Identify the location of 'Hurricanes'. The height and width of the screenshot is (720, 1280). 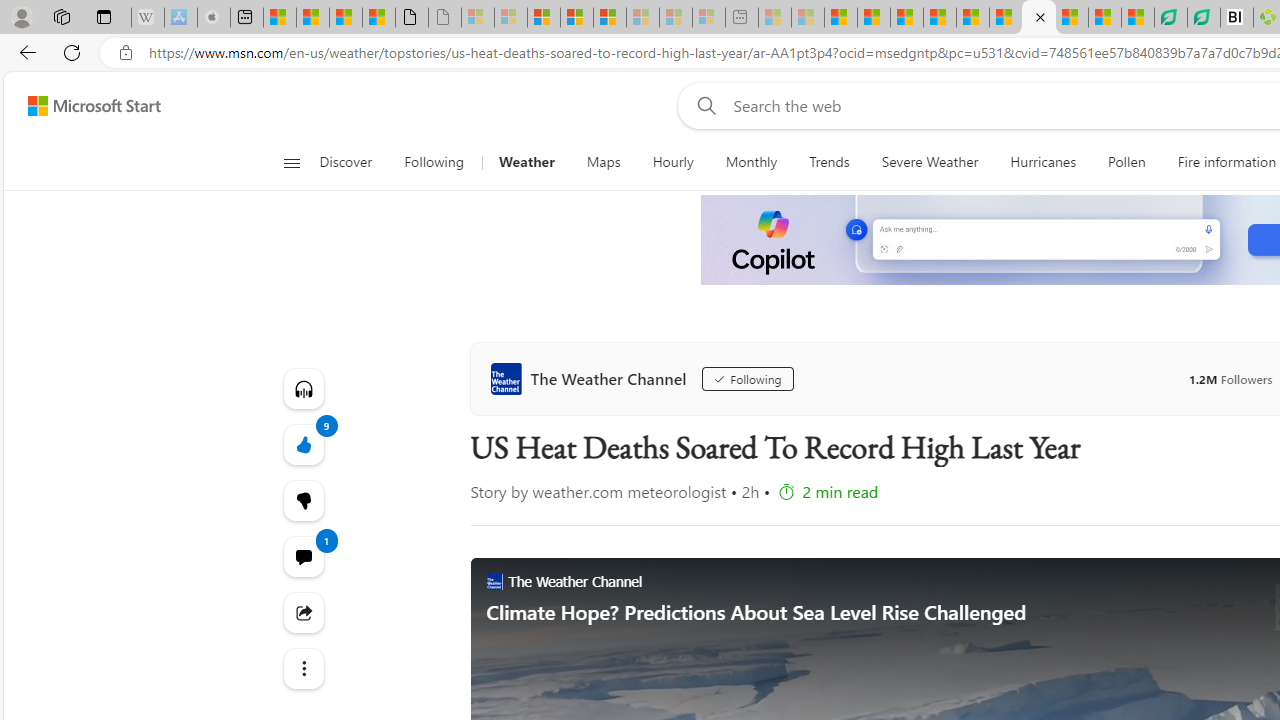
(1042, 162).